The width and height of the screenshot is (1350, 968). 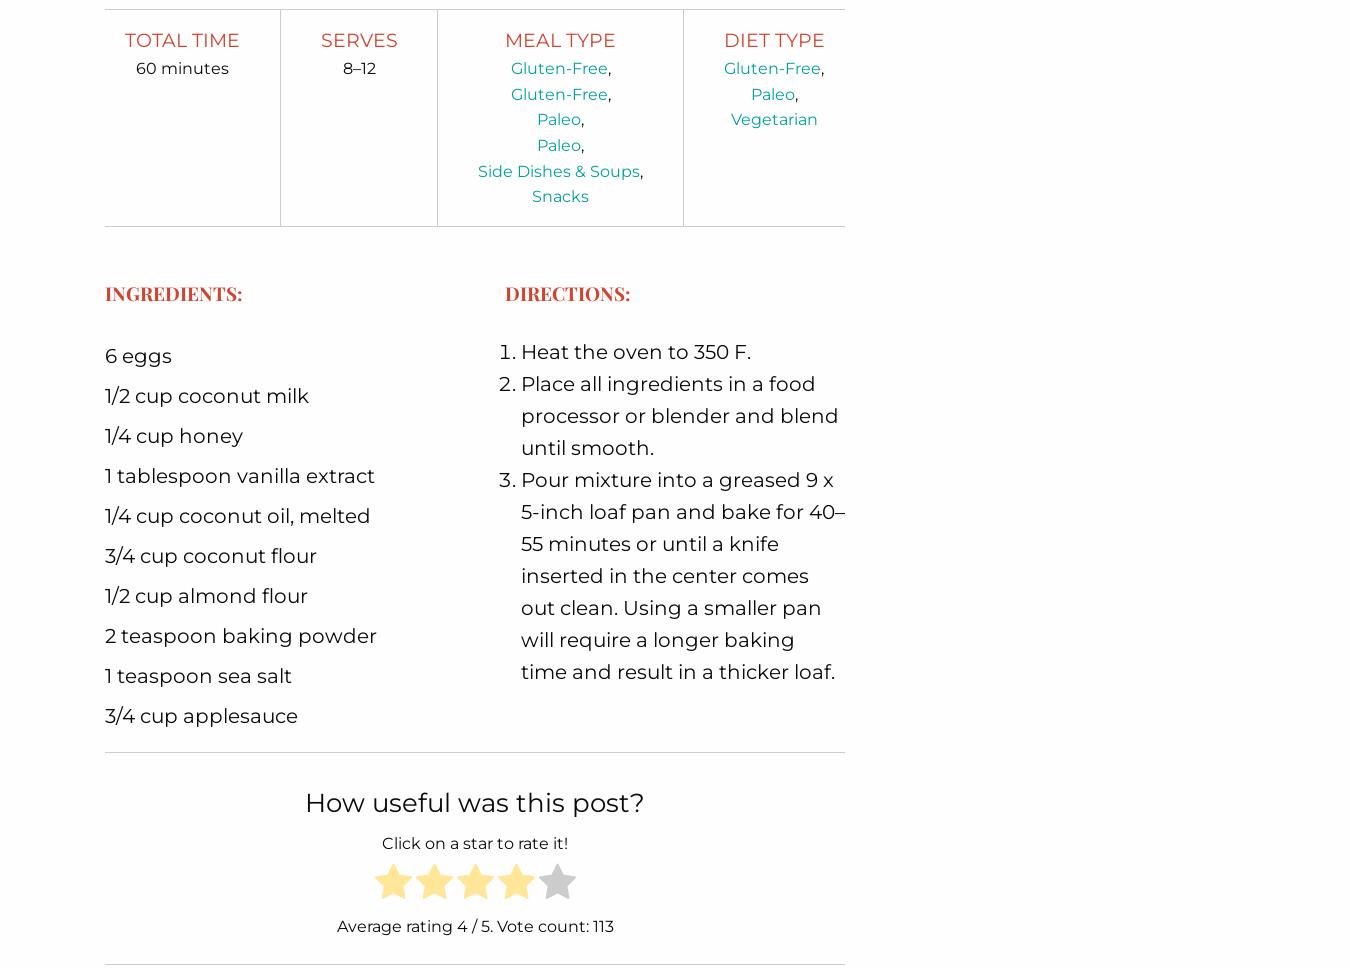 What do you see at coordinates (358, 39) in the screenshot?
I see `'Serves'` at bounding box center [358, 39].